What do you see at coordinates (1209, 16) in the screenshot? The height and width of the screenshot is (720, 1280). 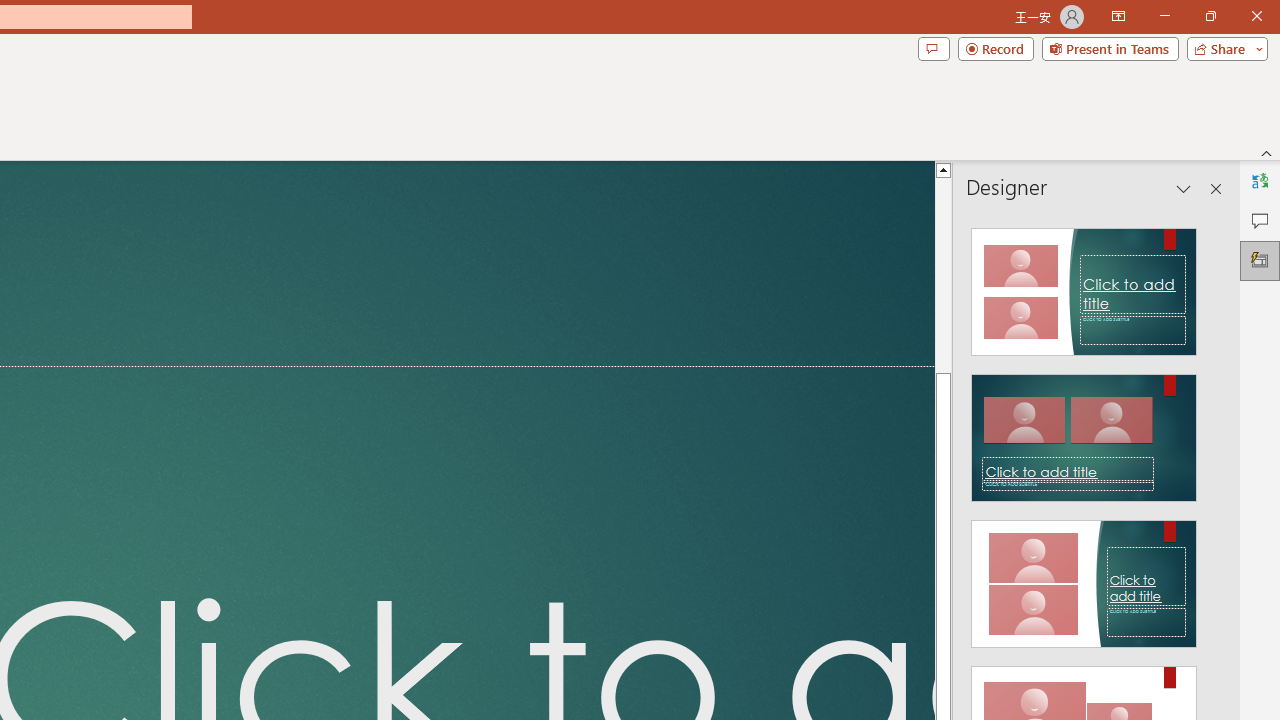 I see `'Restore Down'` at bounding box center [1209, 16].